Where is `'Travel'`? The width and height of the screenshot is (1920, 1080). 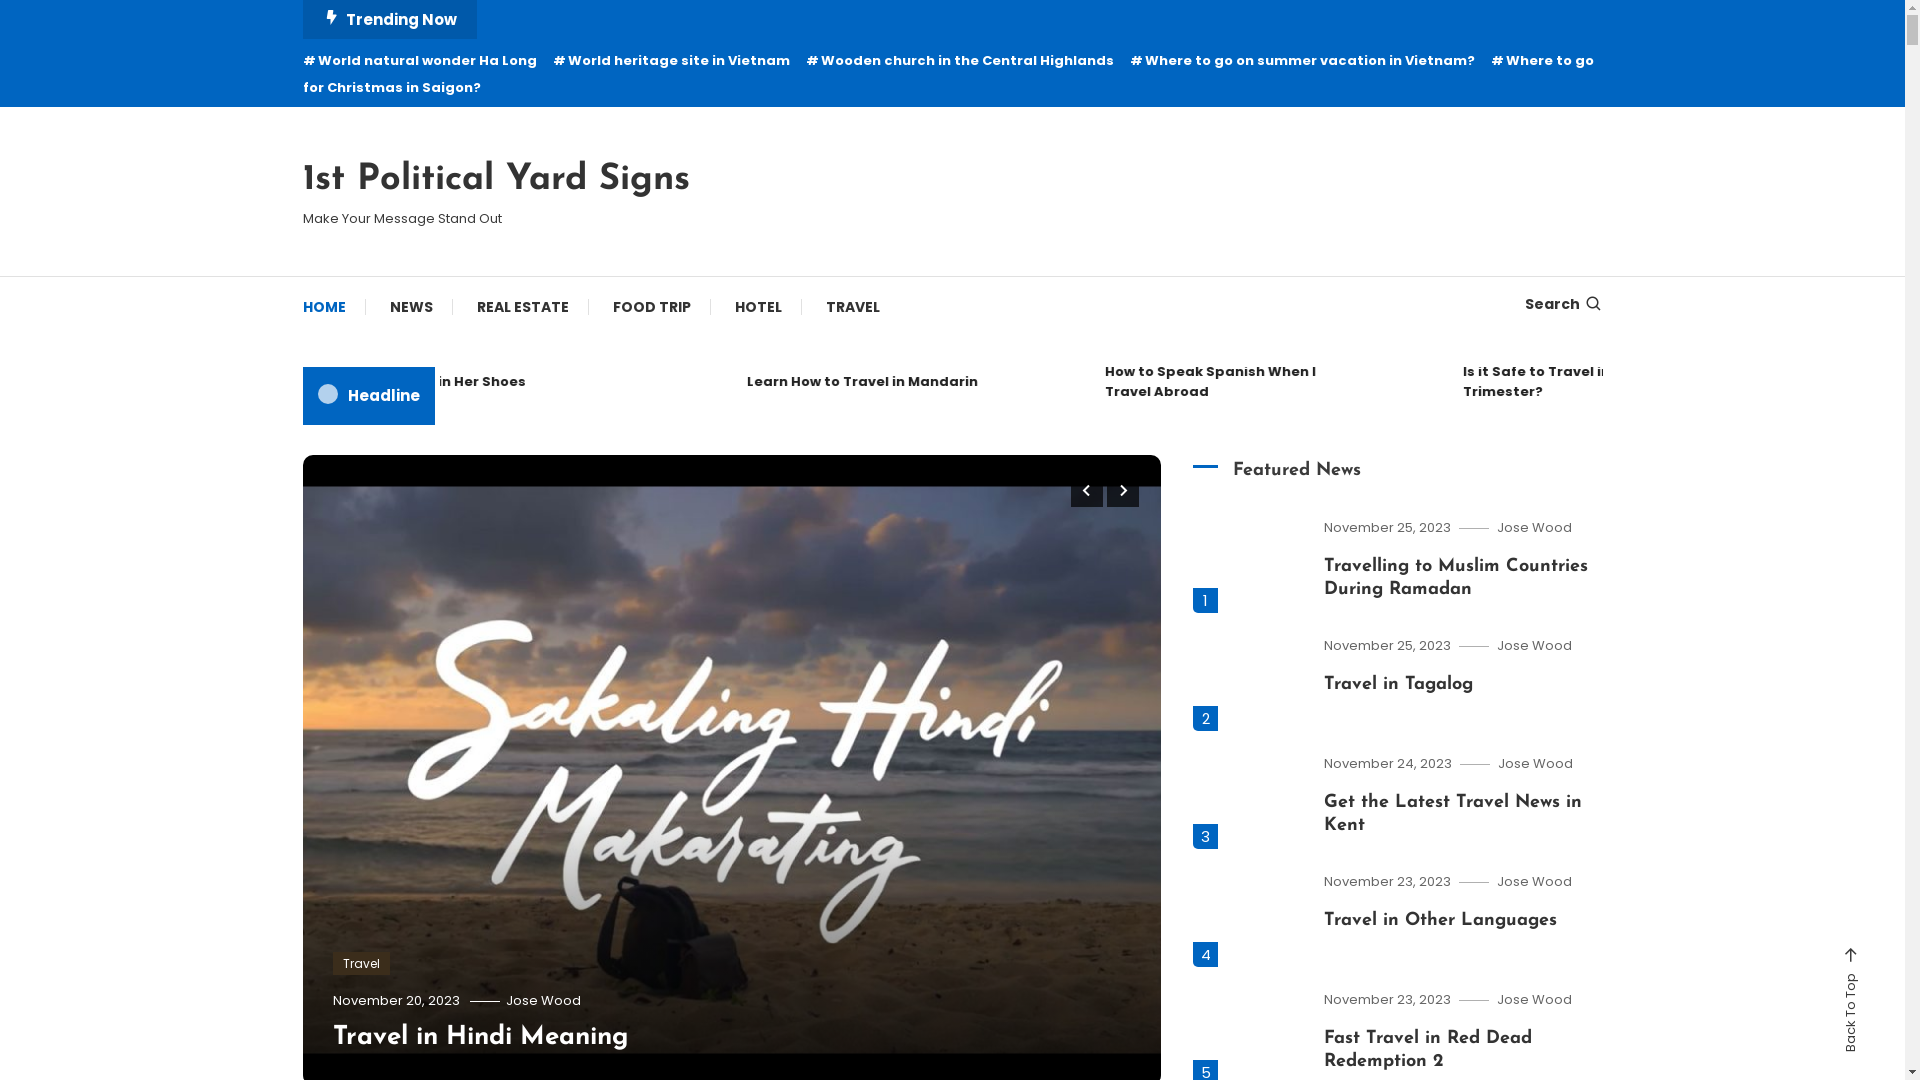 'Travel' is located at coordinates (360, 963).